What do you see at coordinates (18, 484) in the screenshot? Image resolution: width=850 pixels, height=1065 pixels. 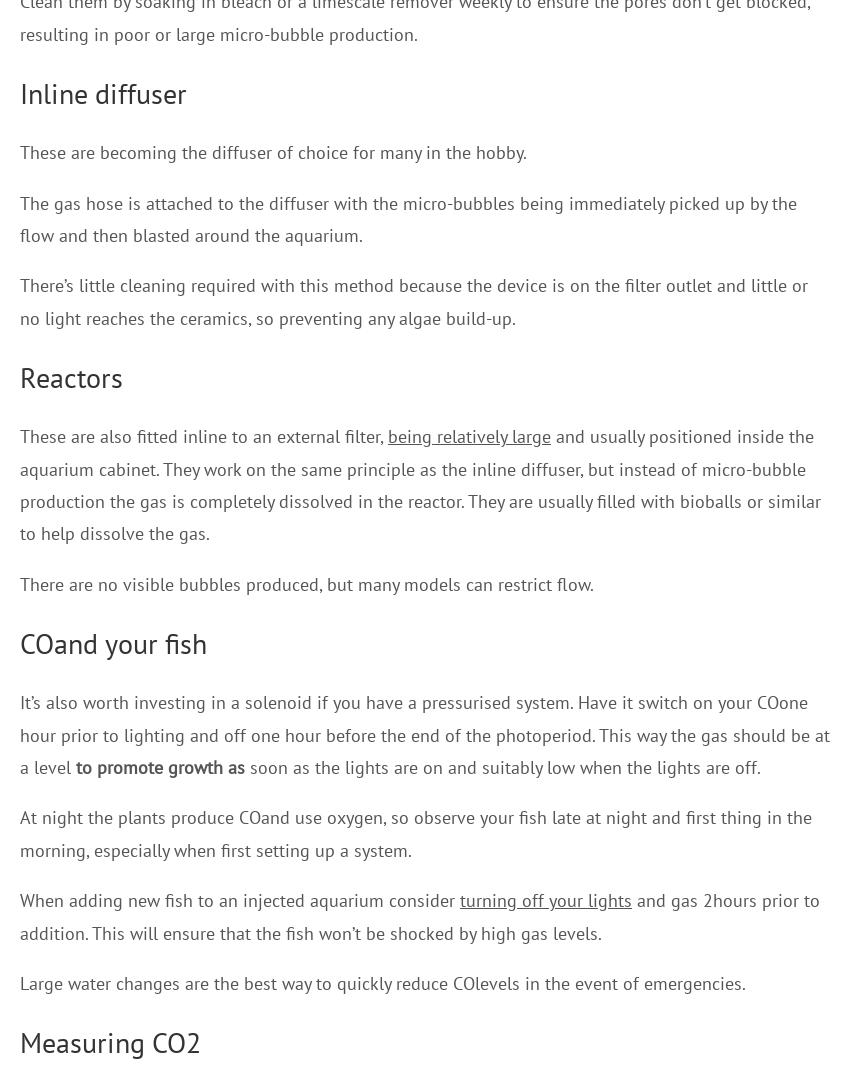 I see `'and usually positioned inside the aquarium cabinet. They work on the same principle as the inline diffuser, but instead of micro-bubble production the gas is completely dissolved in the reactor. They are usually filled with bioballs or similar to help dissolve the gas.'` at bounding box center [18, 484].